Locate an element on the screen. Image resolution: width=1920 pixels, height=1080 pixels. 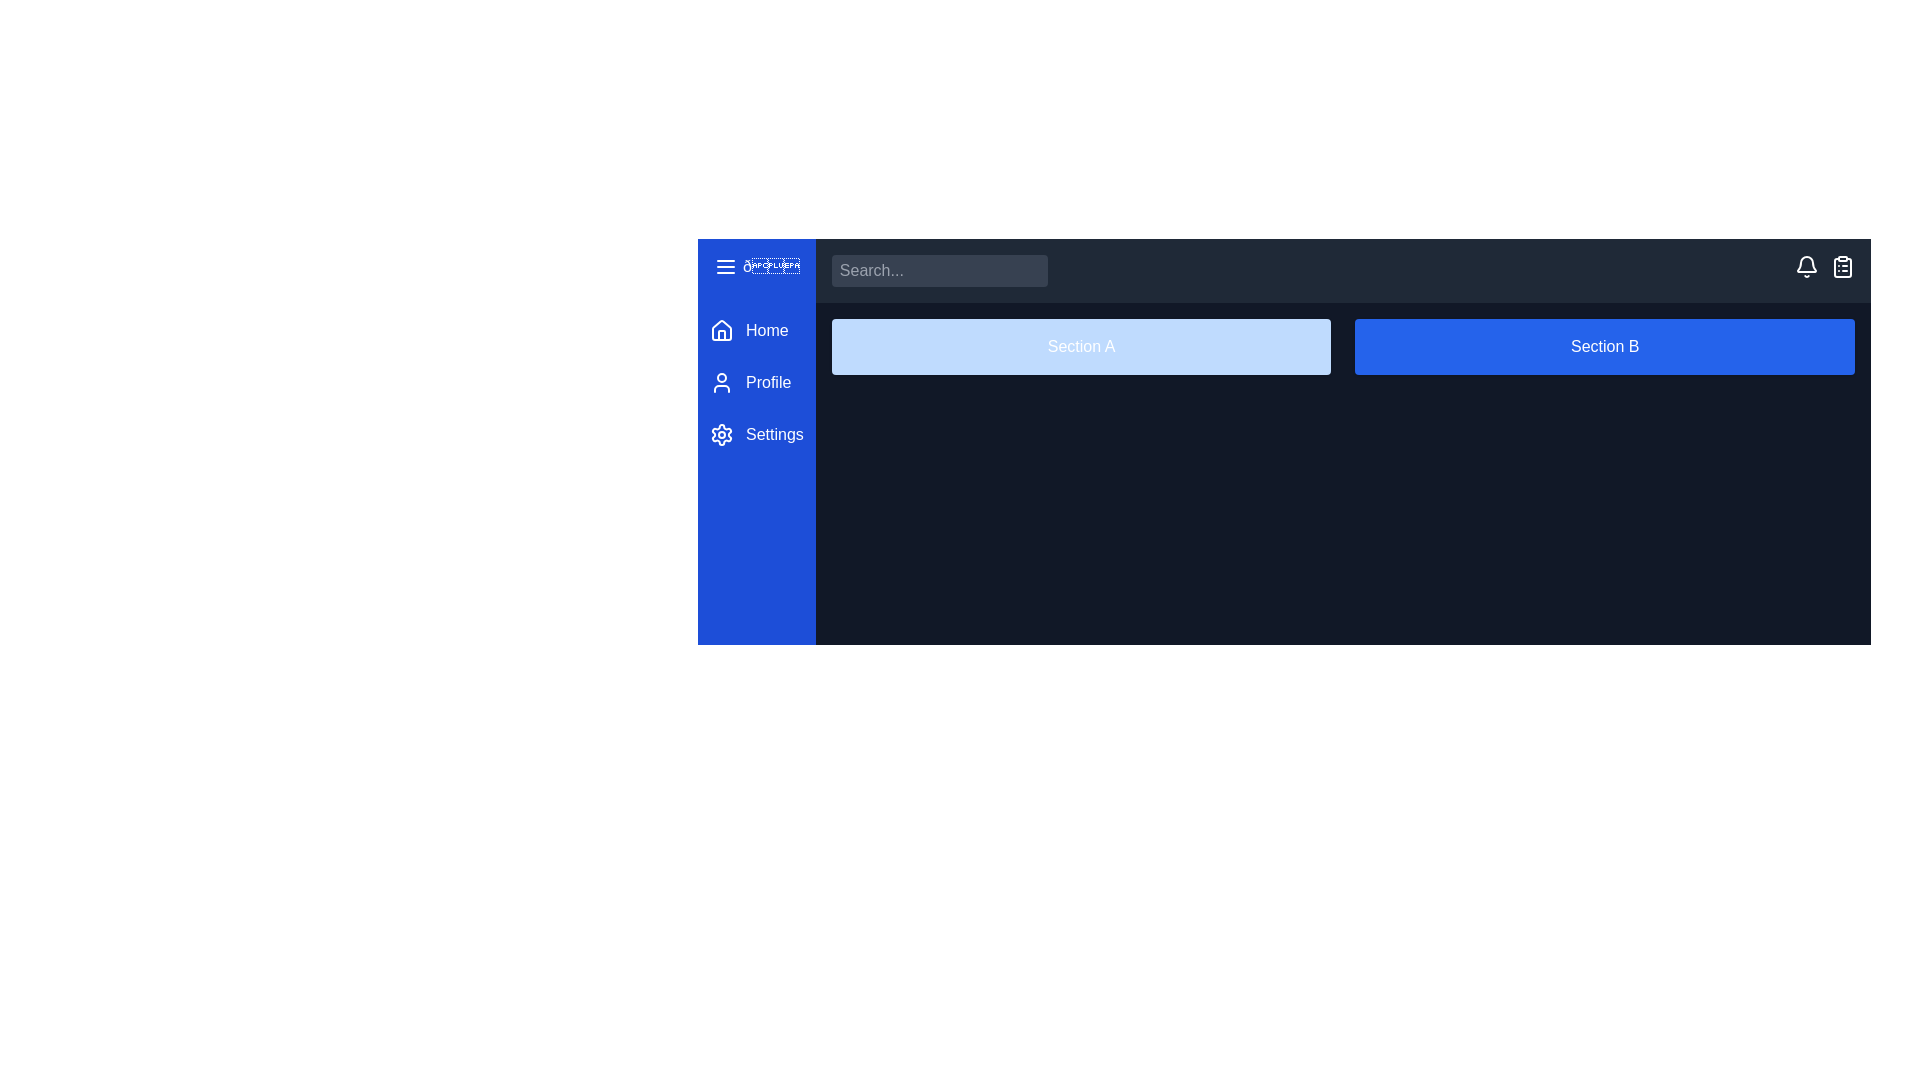
the user profile icon, which is a circular head and shoulders outline, located in the 'Profile' button on the sidebar is located at coordinates (720, 382).